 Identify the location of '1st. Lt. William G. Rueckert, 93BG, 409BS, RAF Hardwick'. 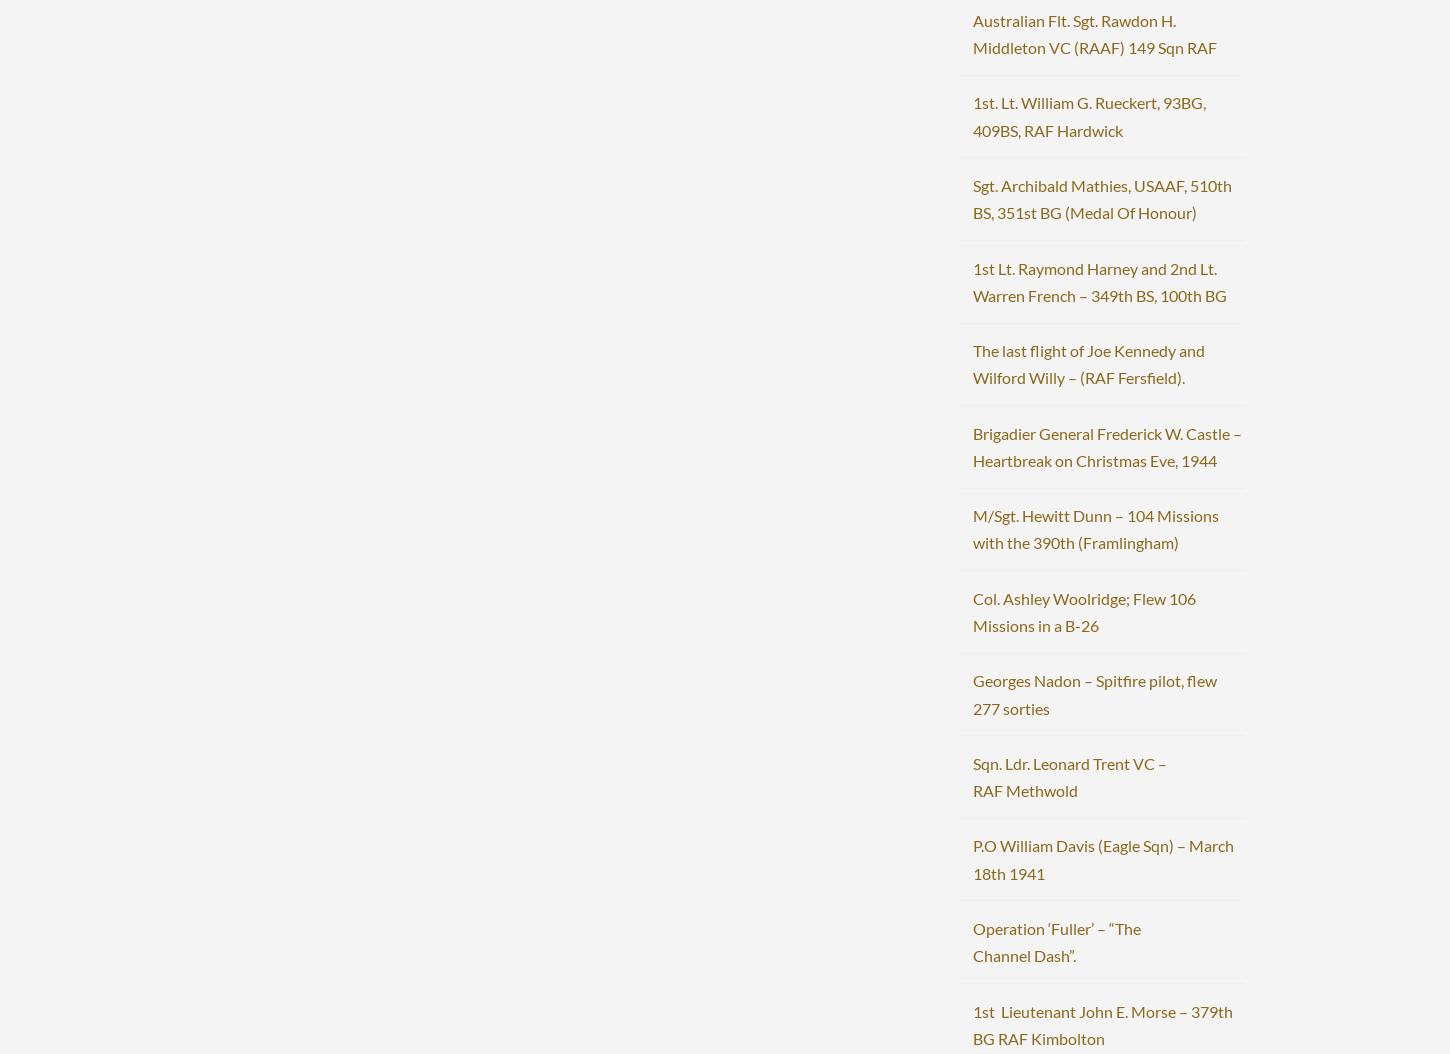
(1088, 116).